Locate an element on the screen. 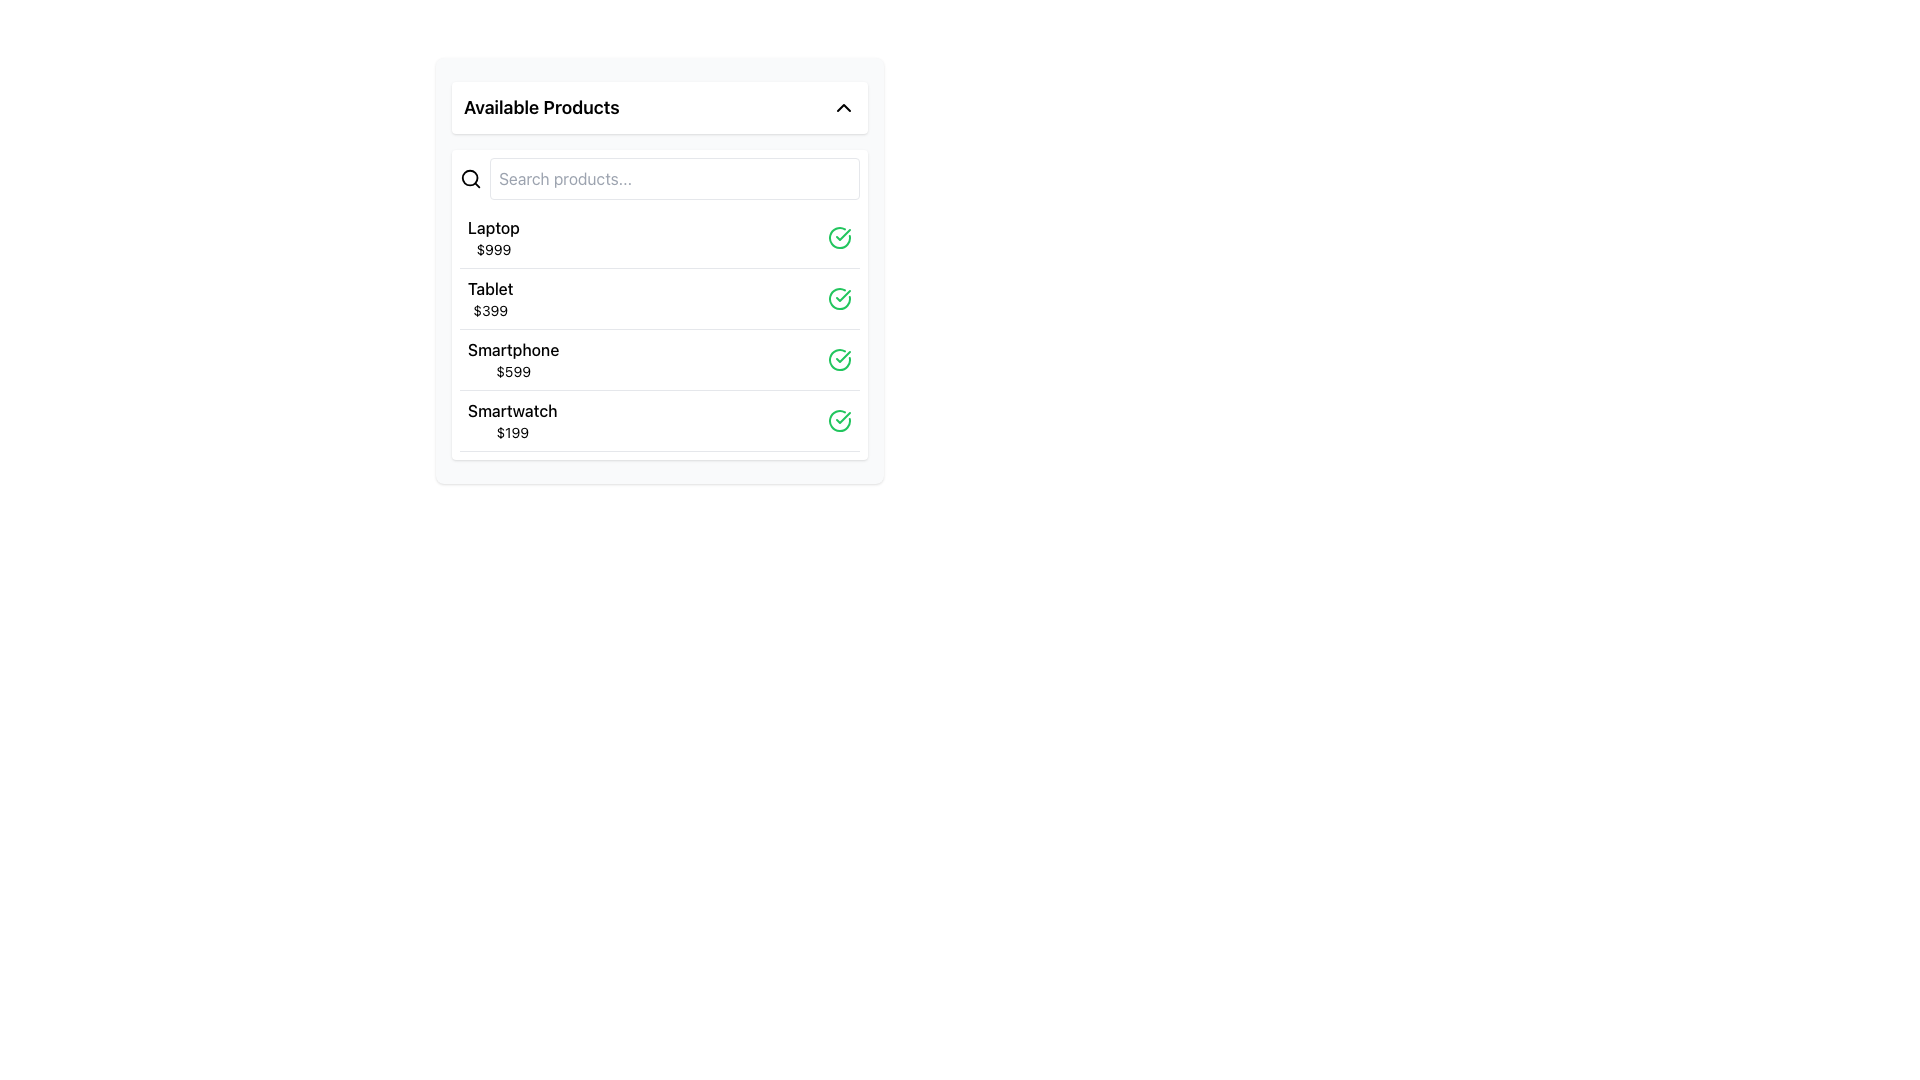  text of the header label located in the card section, positioned to the left of a downward chevron icon is located at coordinates (541, 108).